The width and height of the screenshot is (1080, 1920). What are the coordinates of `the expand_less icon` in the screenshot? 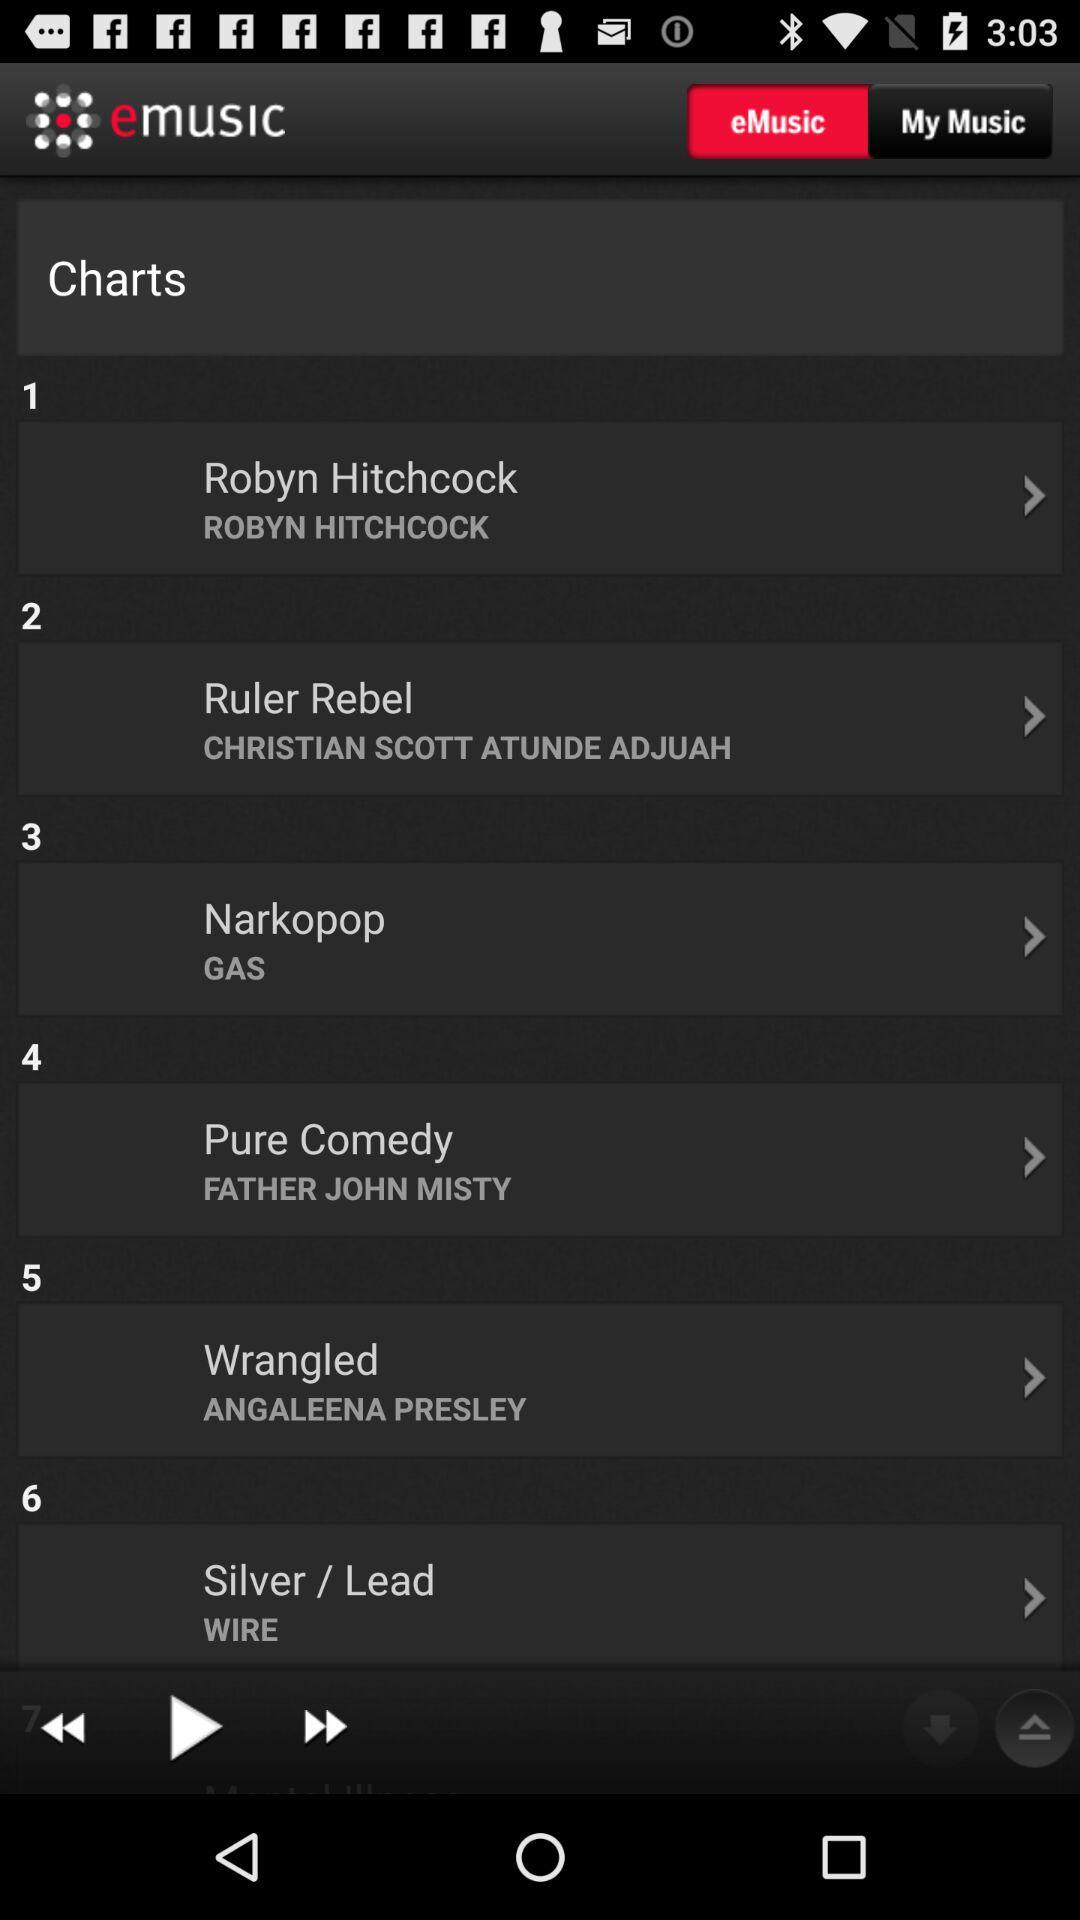 It's located at (1034, 1849).